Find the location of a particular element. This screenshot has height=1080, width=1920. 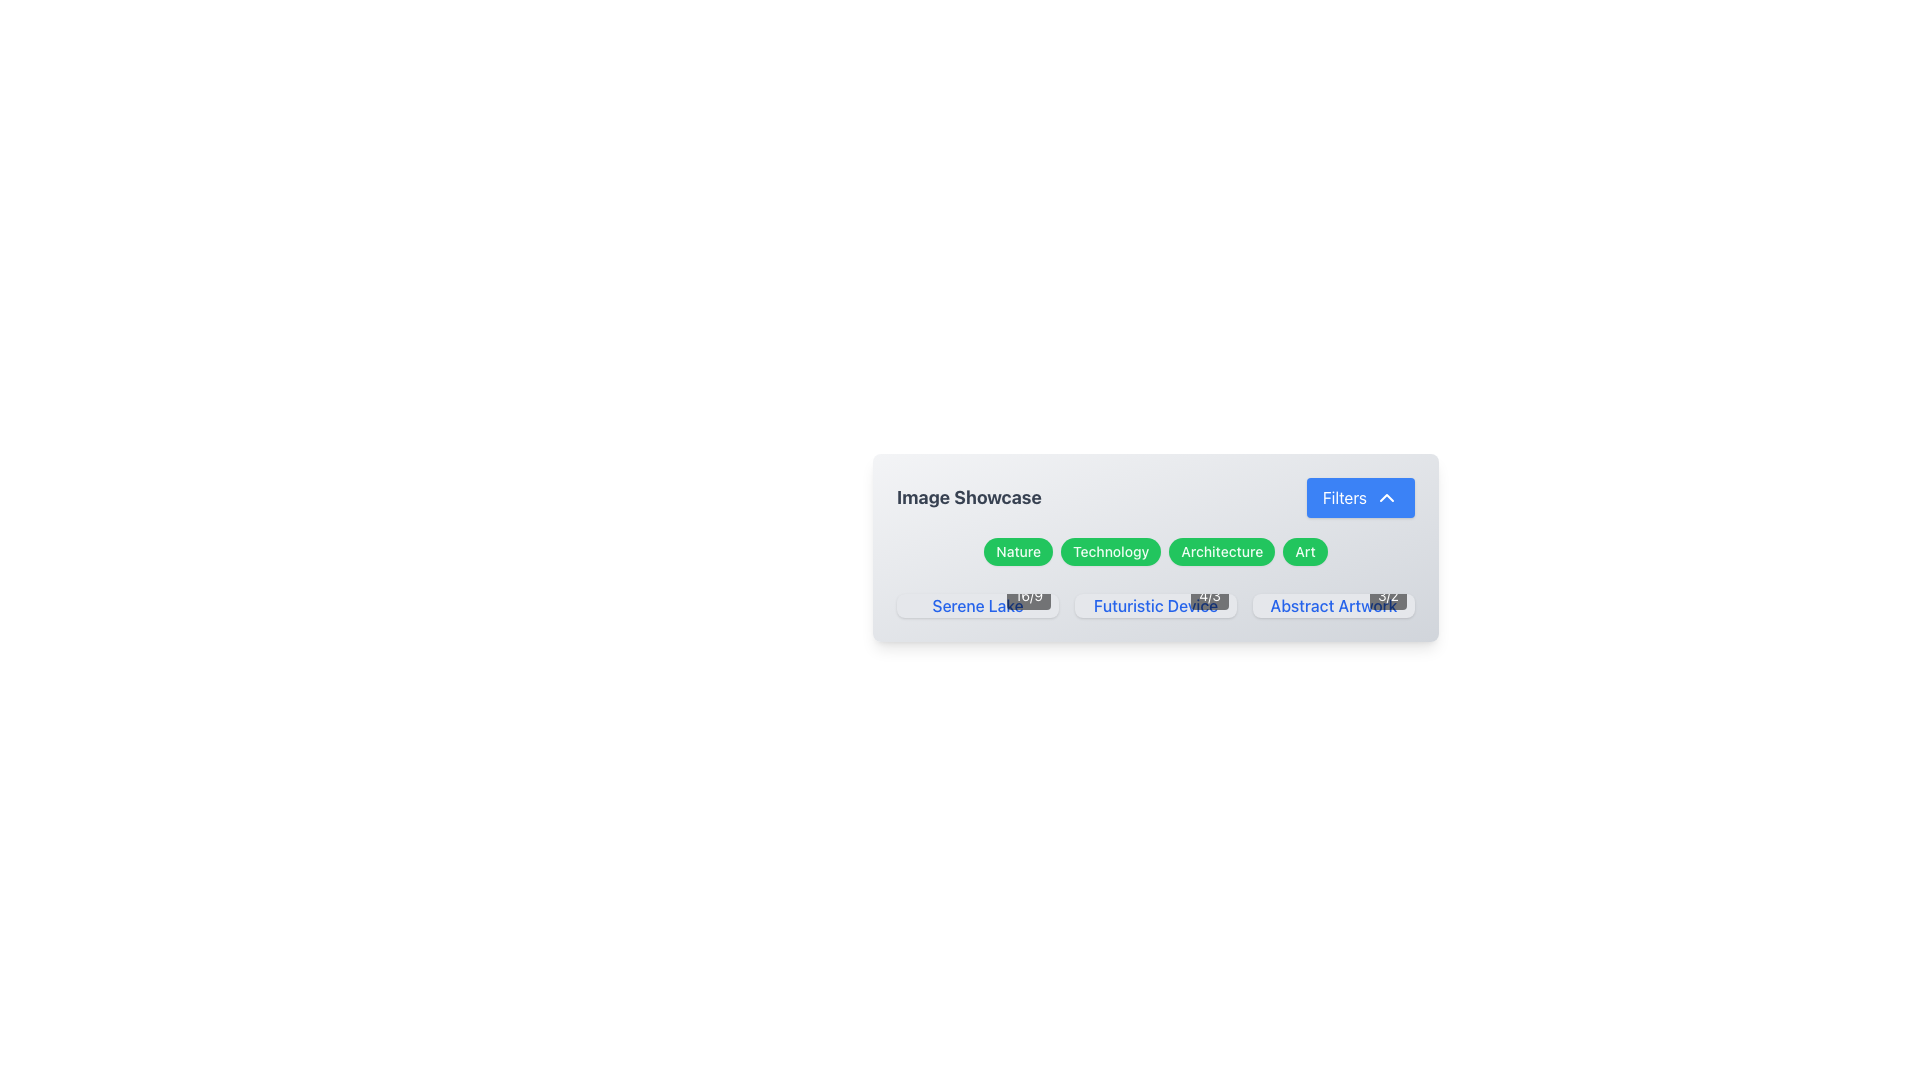

the text label displaying 'Futuristic Device' is located at coordinates (1156, 604).